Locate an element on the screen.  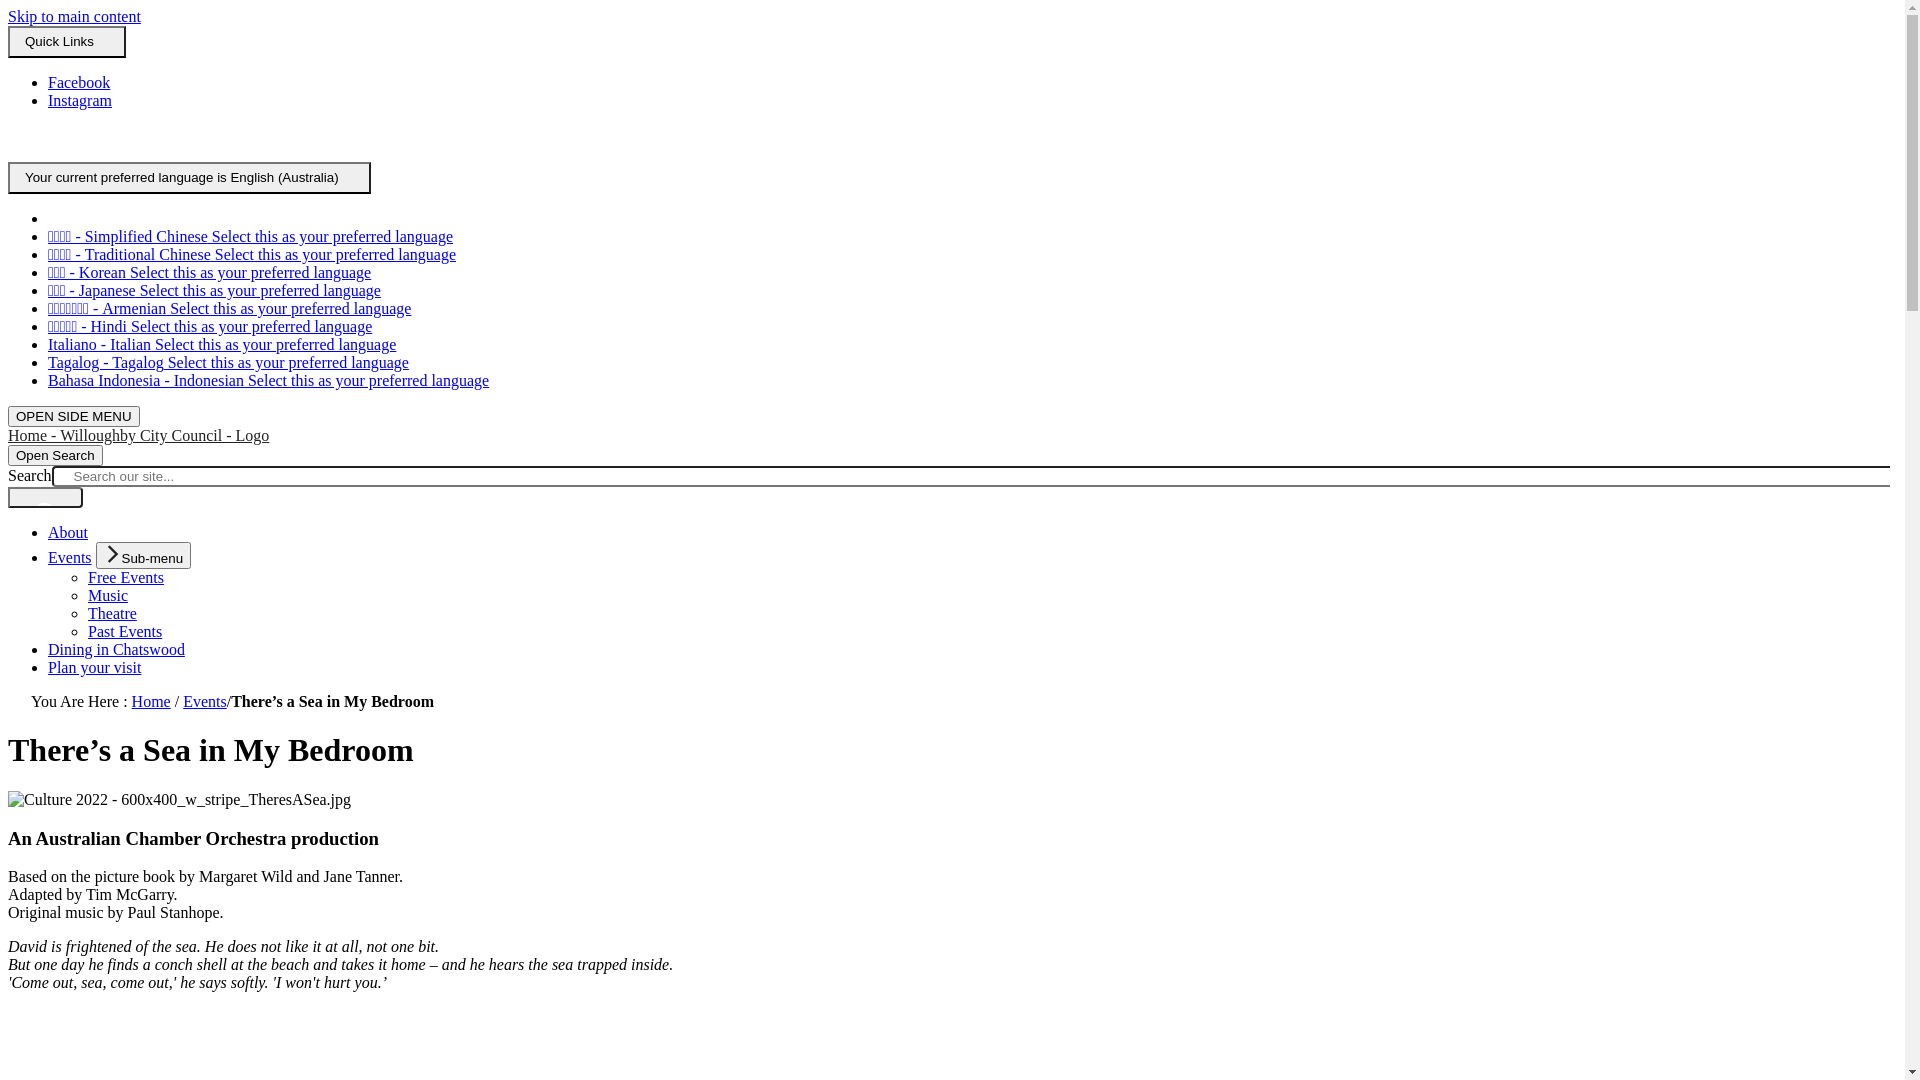
'Your current preferred language is English (Australia)' is located at coordinates (189, 176).